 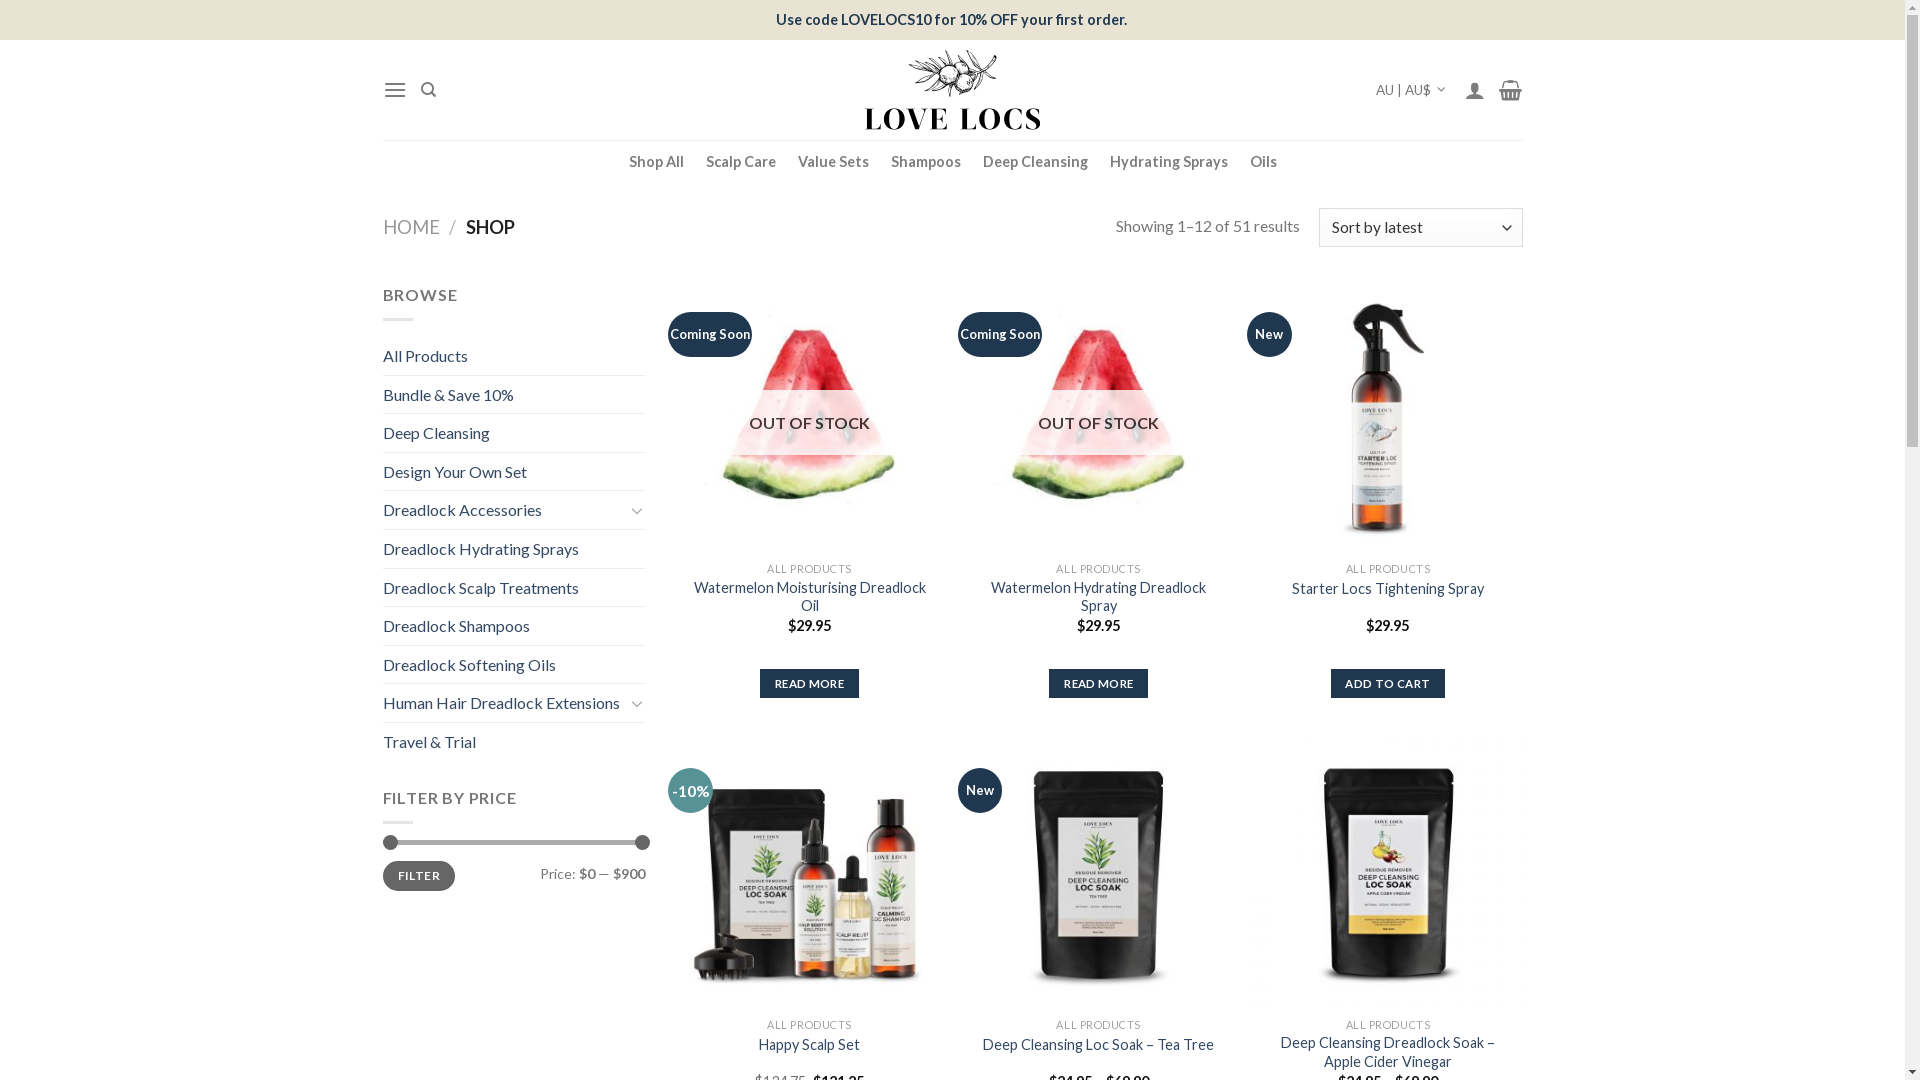 I want to click on 'Watermelon Hydrating Dreadlock Spray', so click(x=1098, y=595).